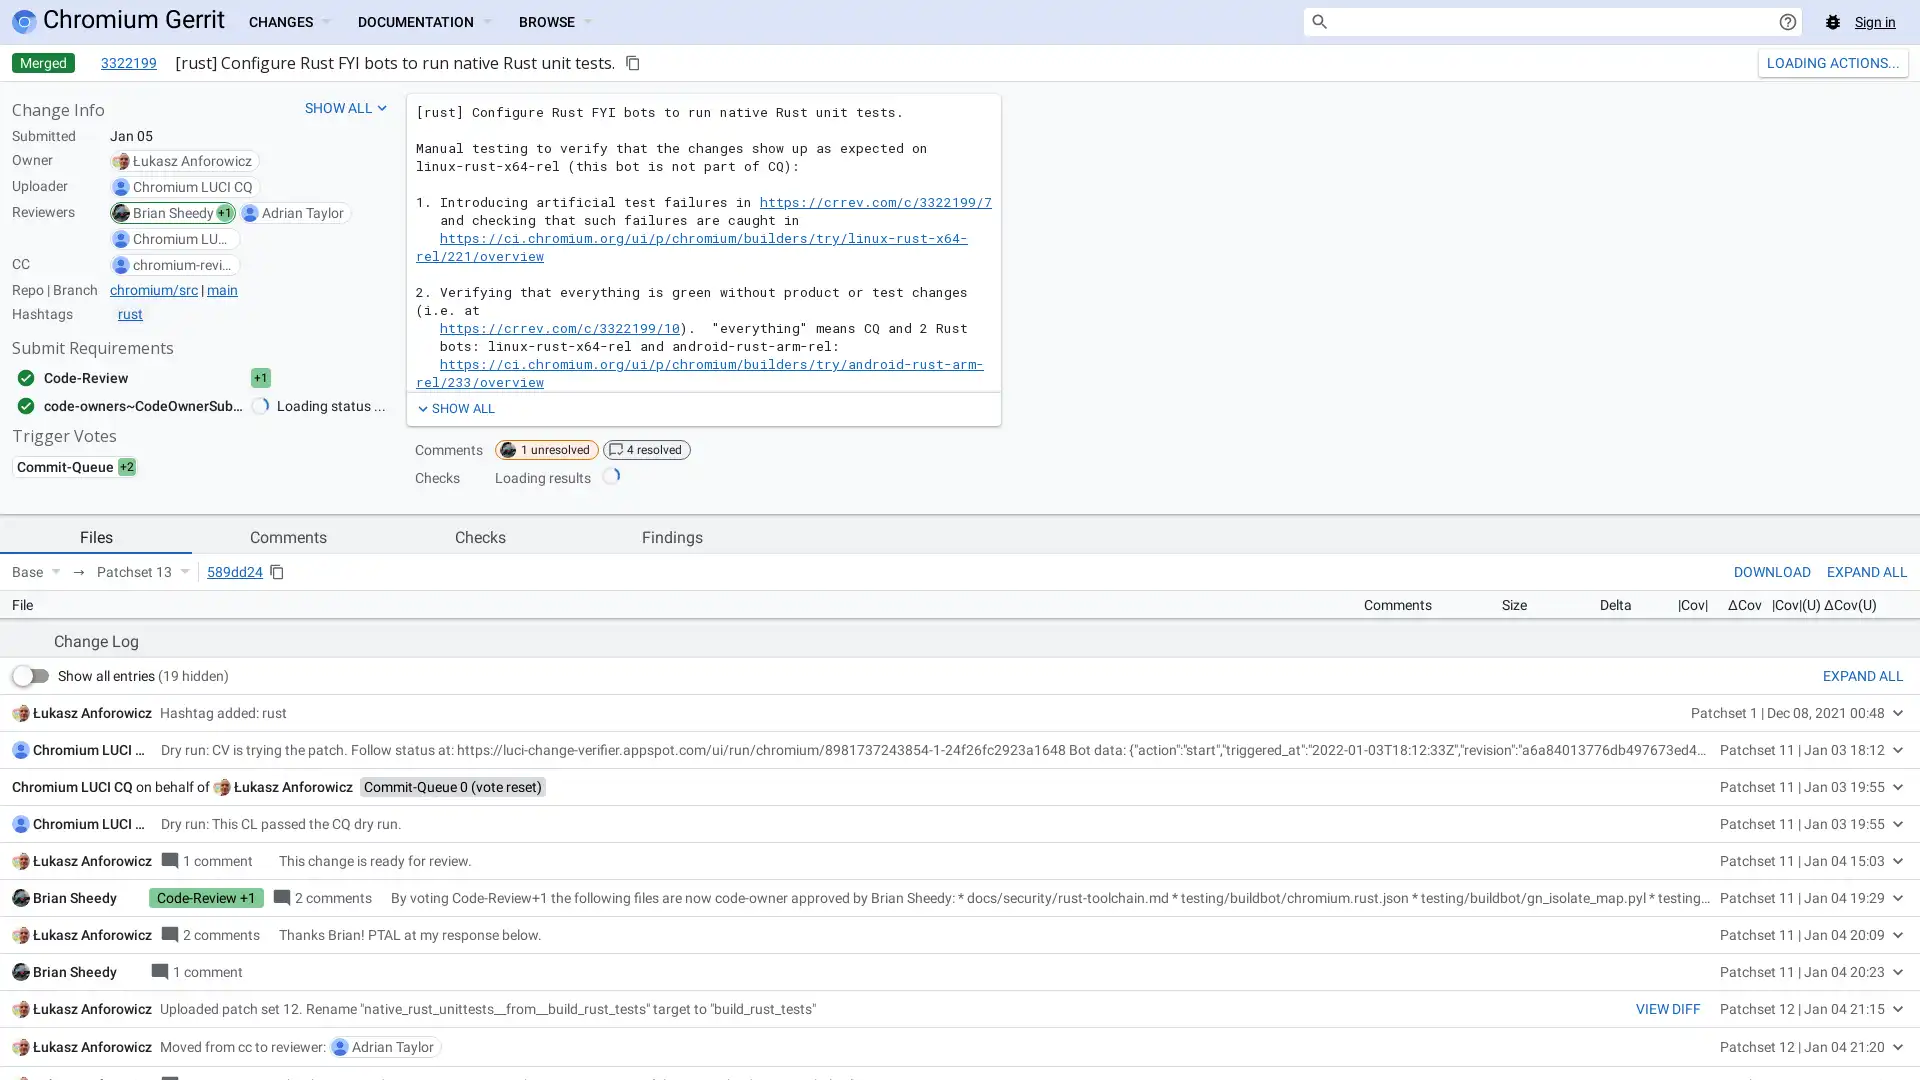  I want to click on SHOW ALL, so click(453, 407).